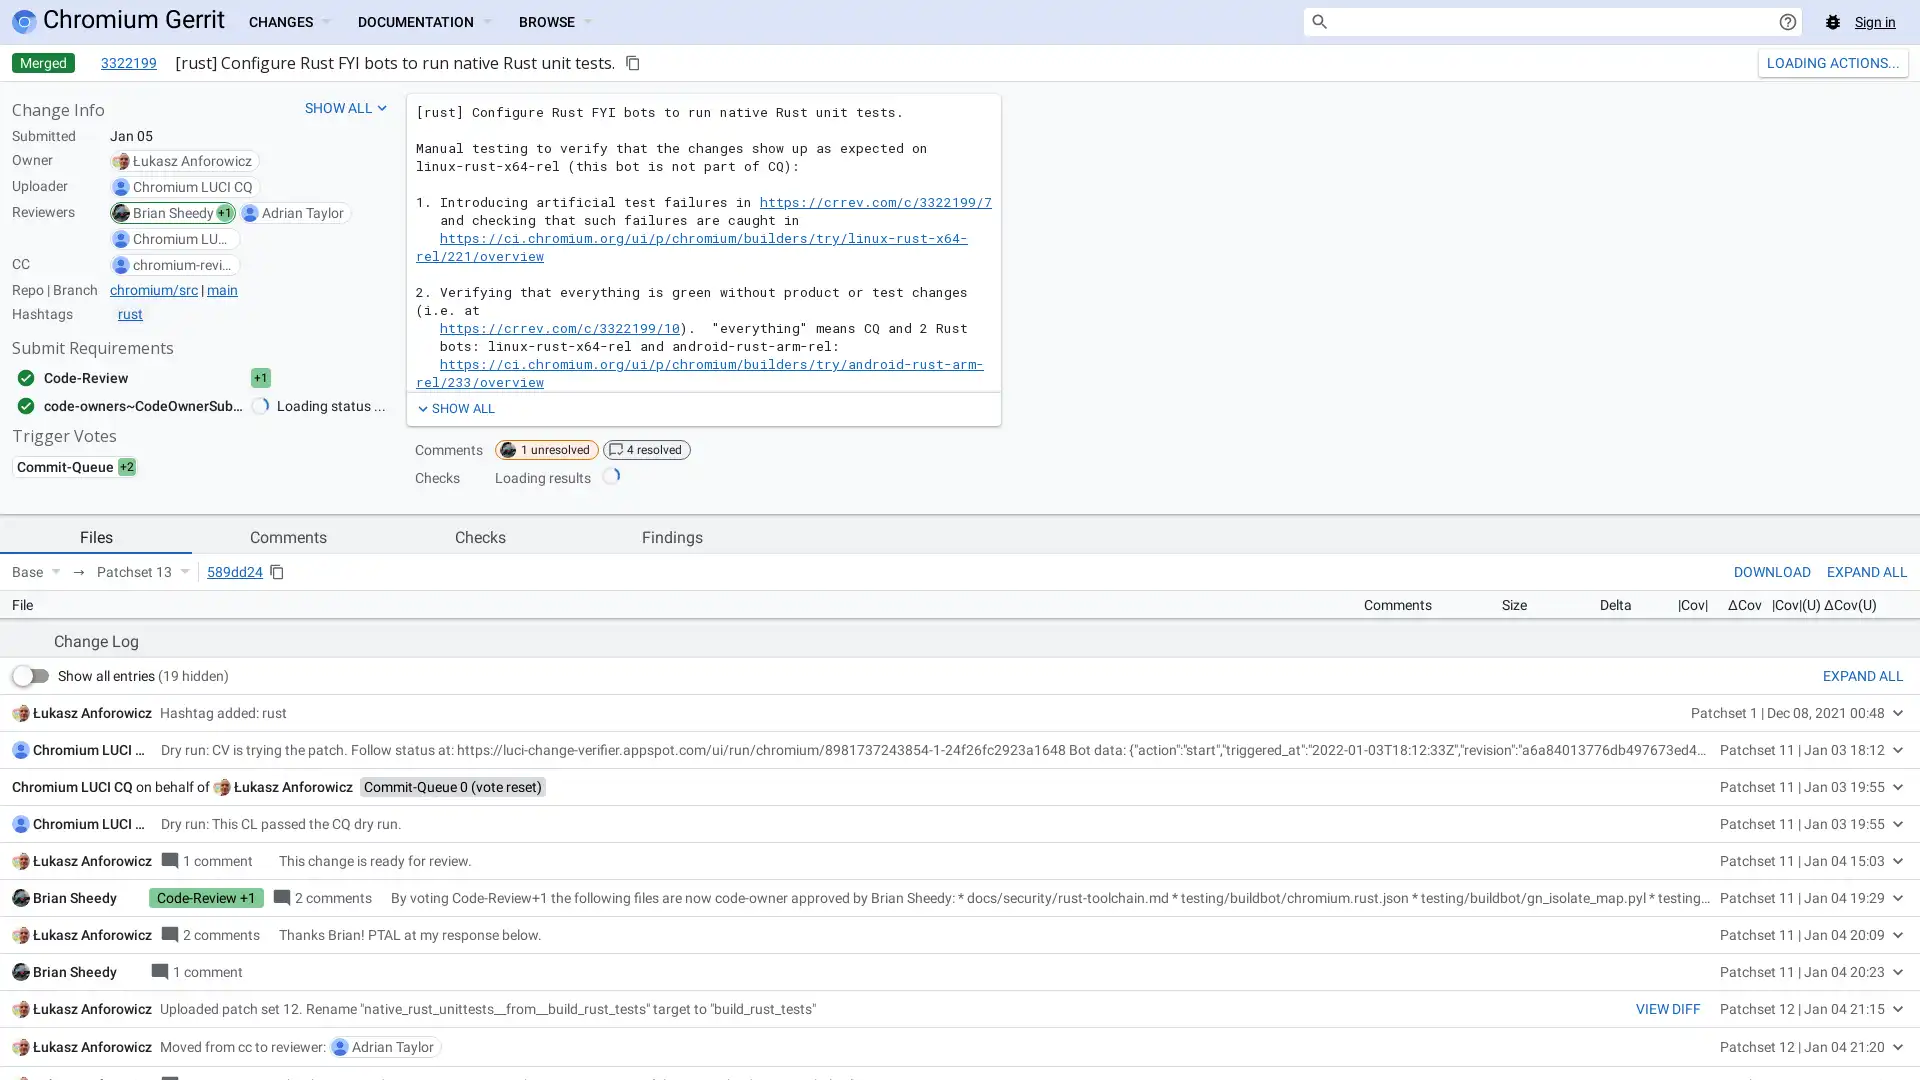  I want to click on SHOW ALL, so click(453, 407).